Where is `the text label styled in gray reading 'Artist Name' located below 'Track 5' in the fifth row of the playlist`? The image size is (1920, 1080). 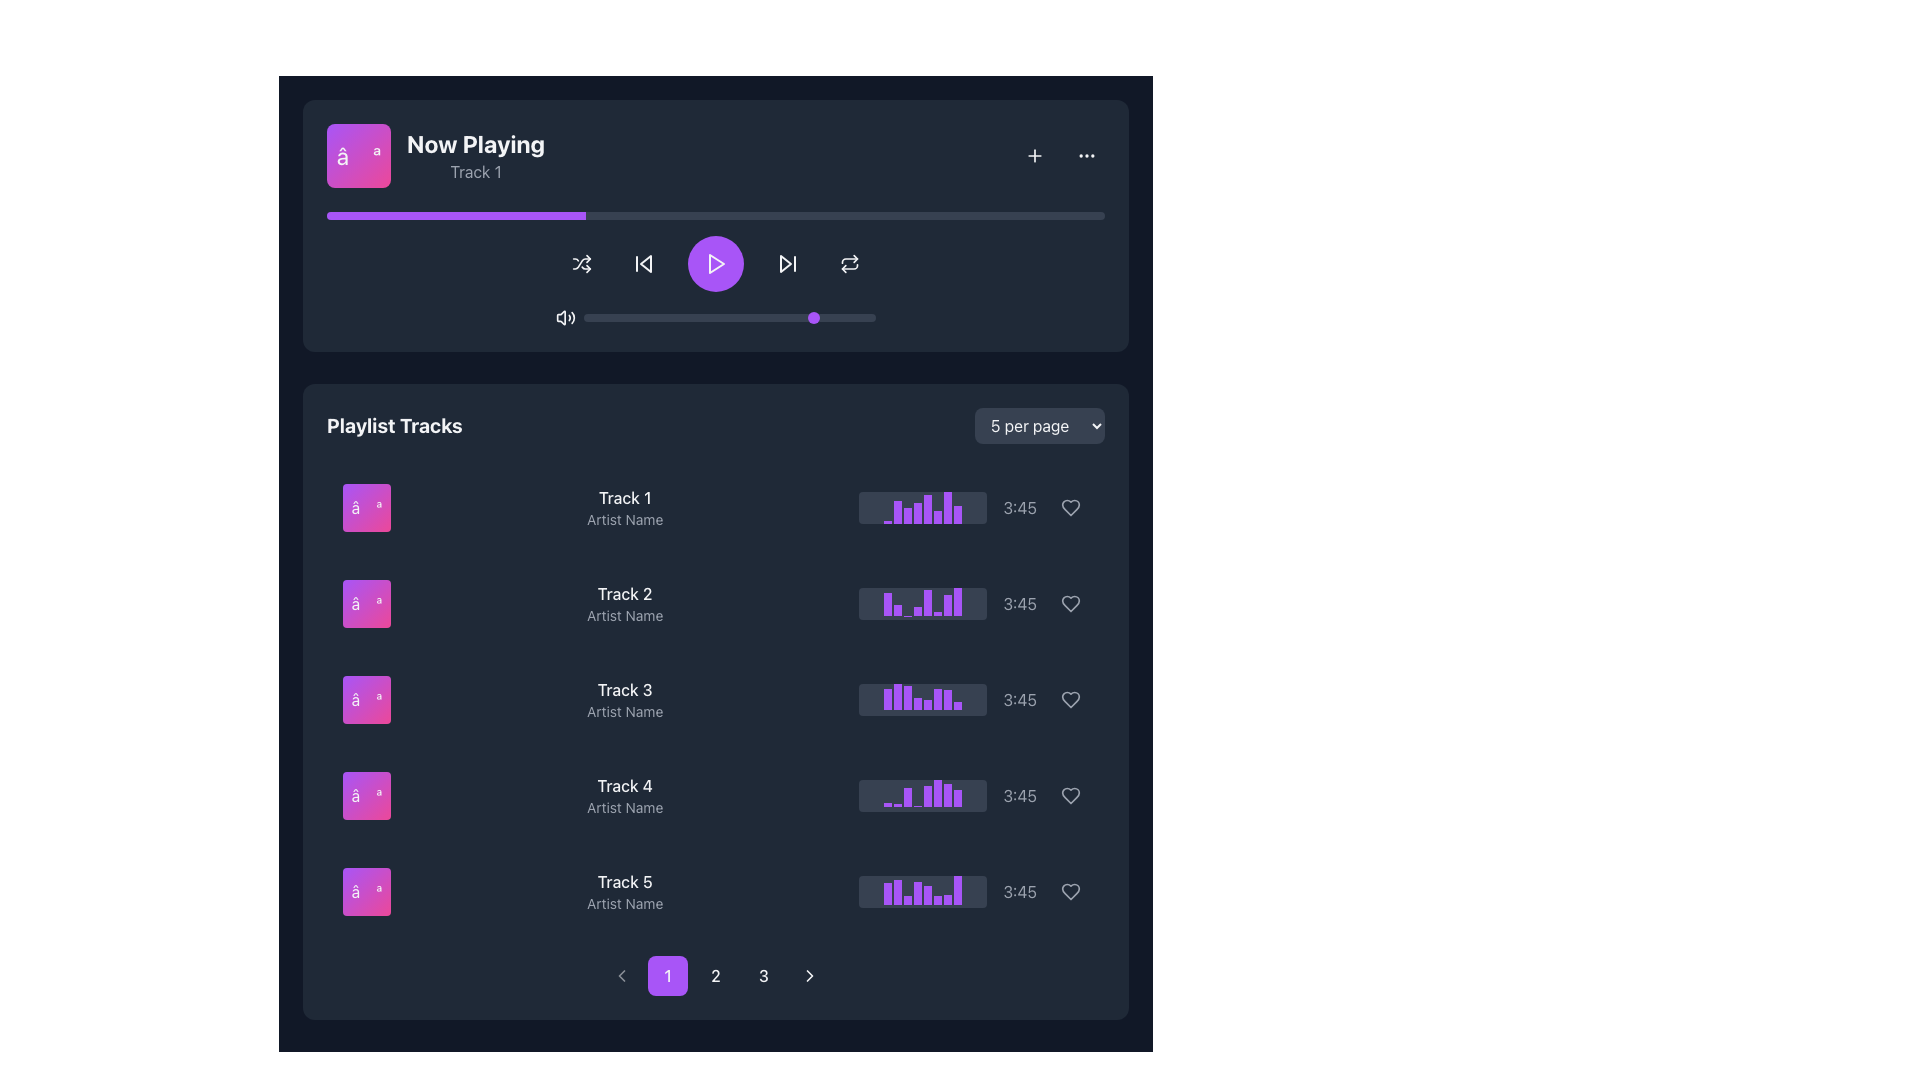 the text label styled in gray reading 'Artist Name' located below 'Track 5' in the fifth row of the playlist is located at coordinates (624, 903).